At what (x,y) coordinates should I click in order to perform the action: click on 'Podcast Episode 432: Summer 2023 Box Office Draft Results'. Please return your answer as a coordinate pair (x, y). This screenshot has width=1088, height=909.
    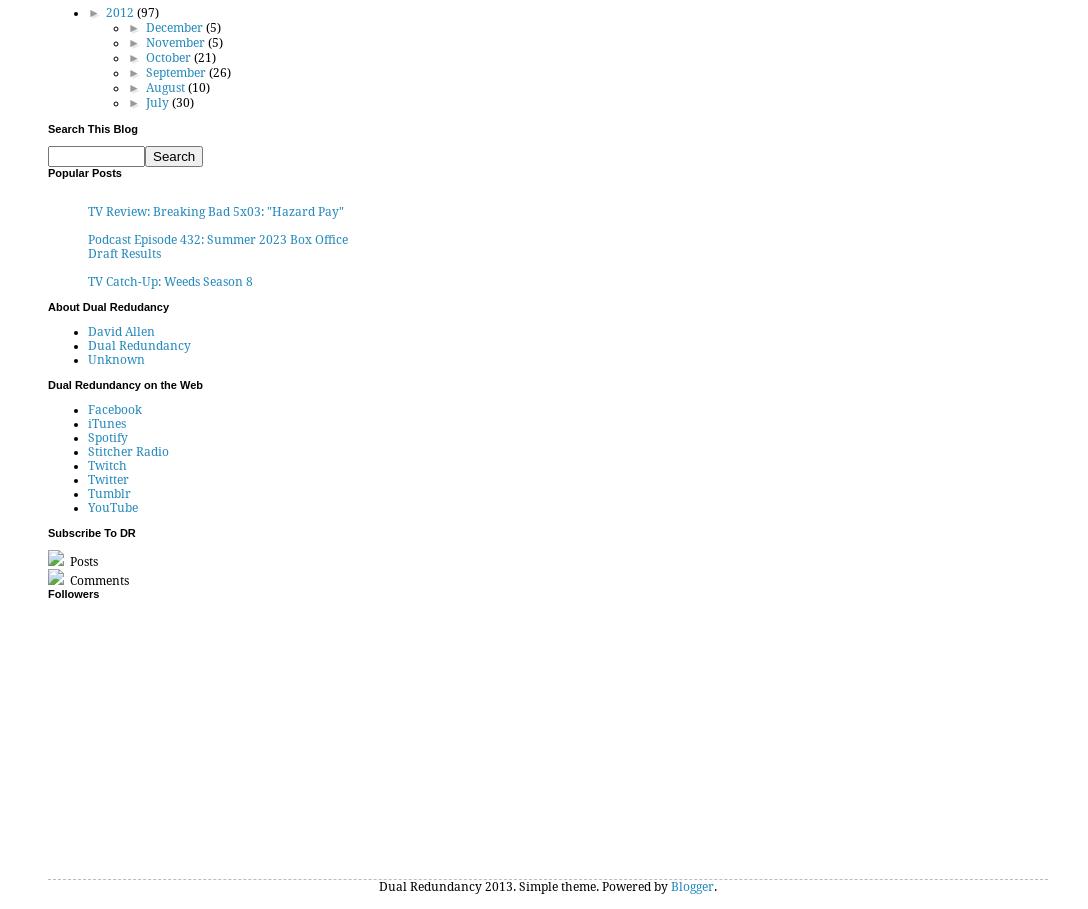
    Looking at the image, I should click on (217, 246).